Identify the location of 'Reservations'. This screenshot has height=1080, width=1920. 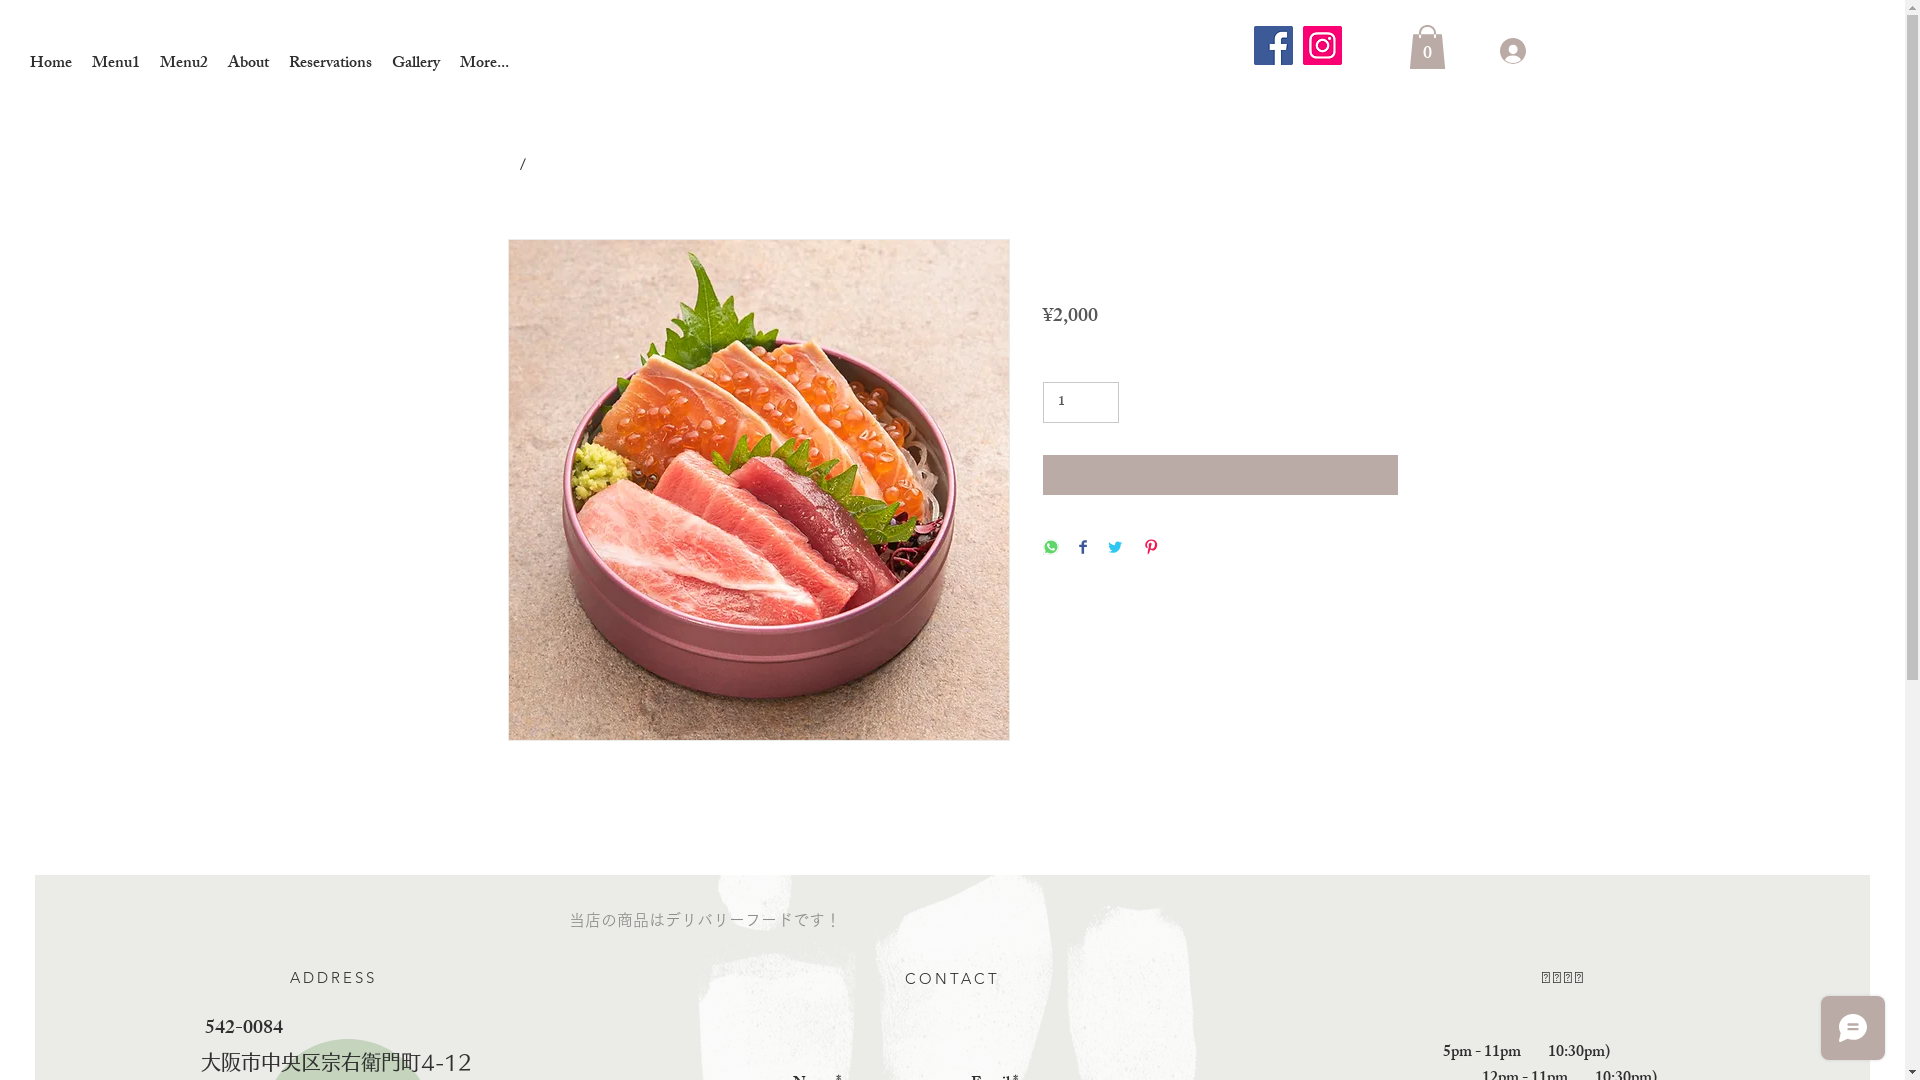
(277, 63).